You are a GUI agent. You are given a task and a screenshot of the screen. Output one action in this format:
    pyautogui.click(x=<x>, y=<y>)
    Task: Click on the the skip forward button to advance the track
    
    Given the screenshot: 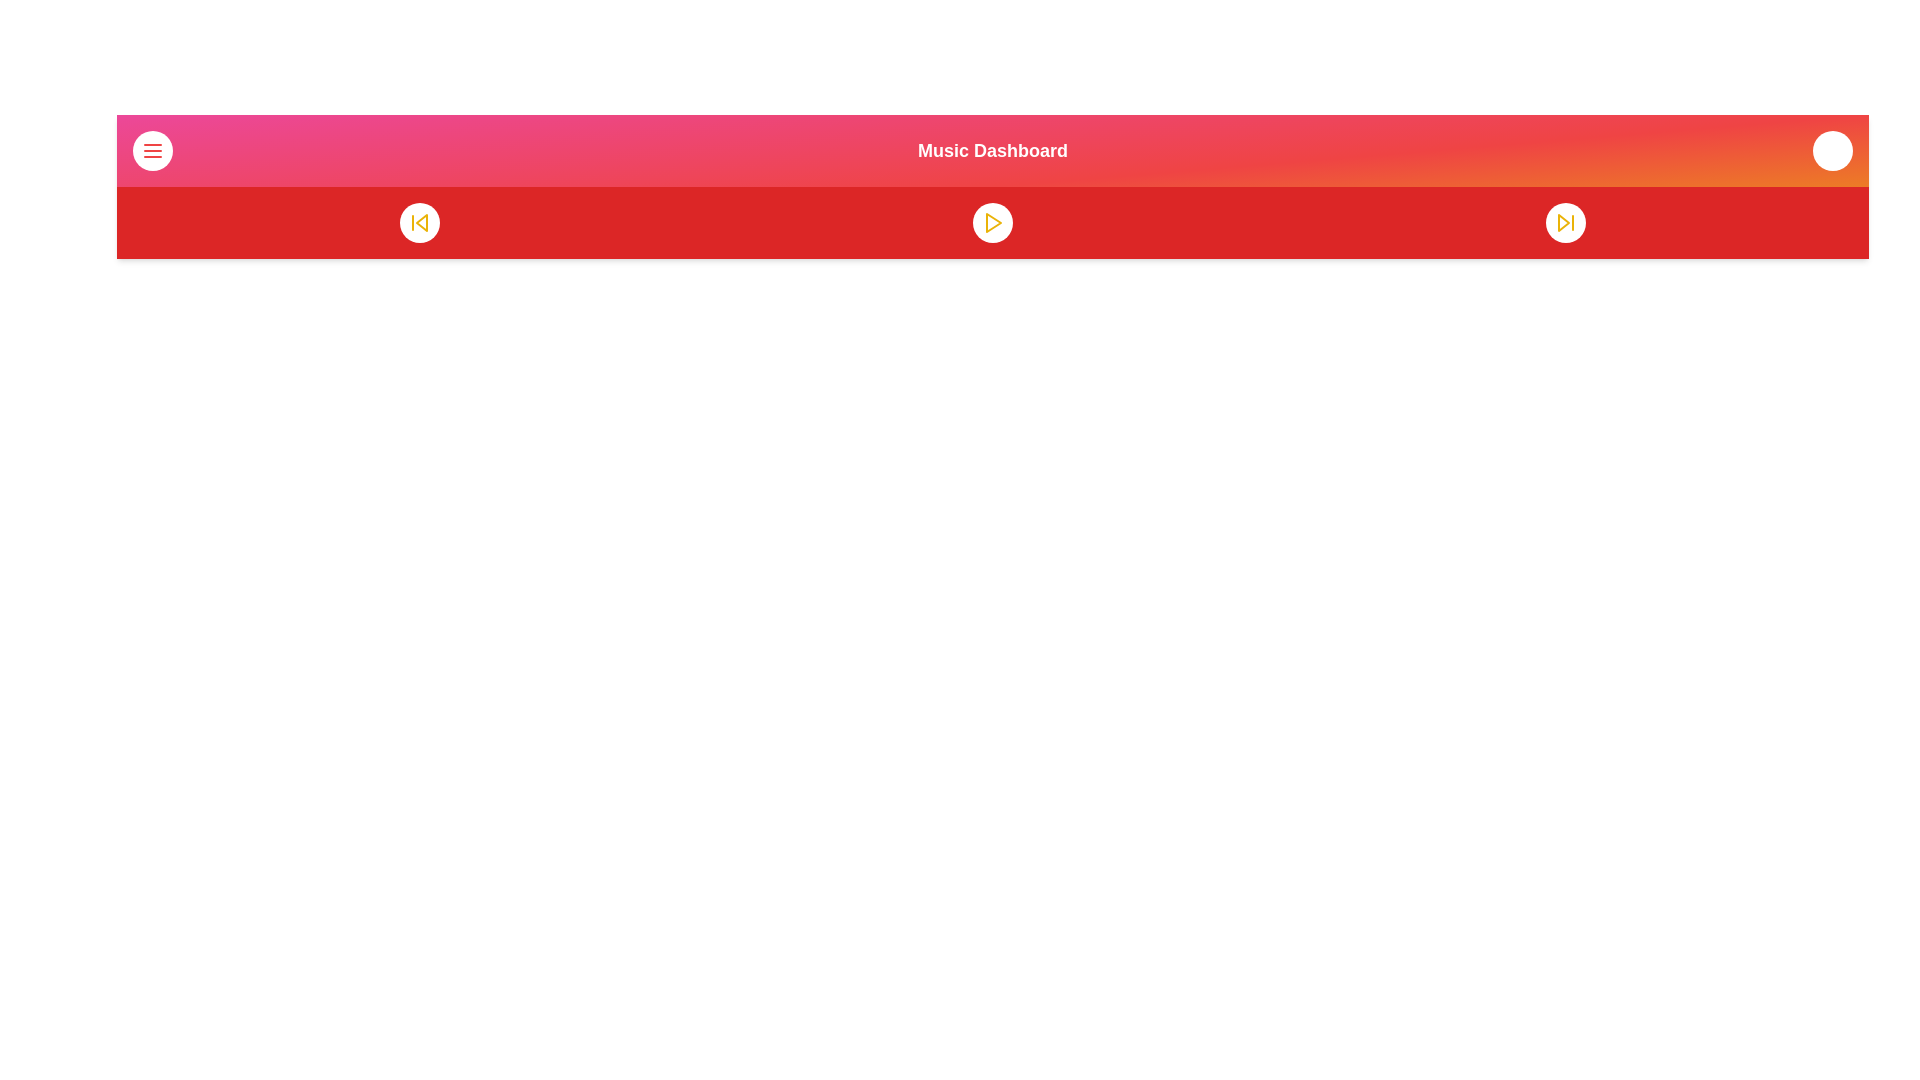 What is the action you would take?
    pyautogui.click(x=1564, y=223)
    